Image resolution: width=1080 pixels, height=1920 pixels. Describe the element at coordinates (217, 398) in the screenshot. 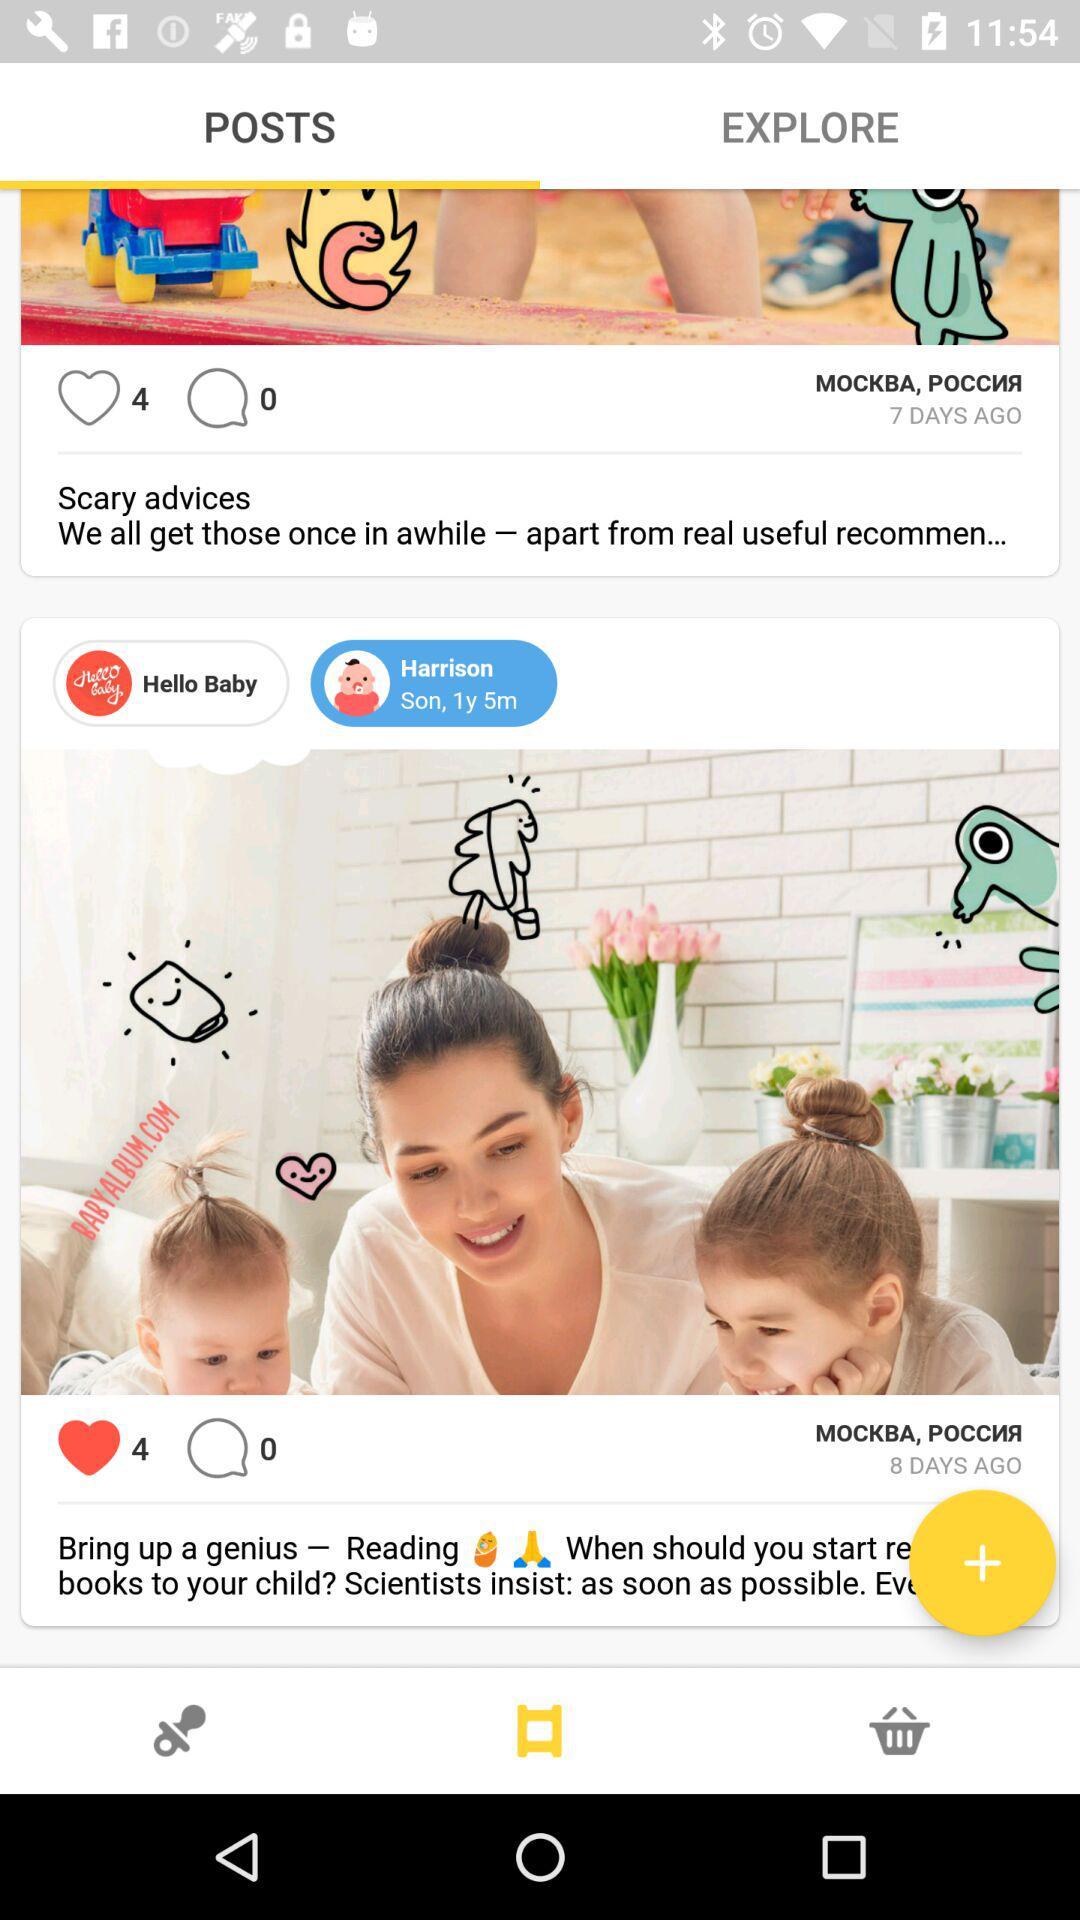

I see `message button` at that location.